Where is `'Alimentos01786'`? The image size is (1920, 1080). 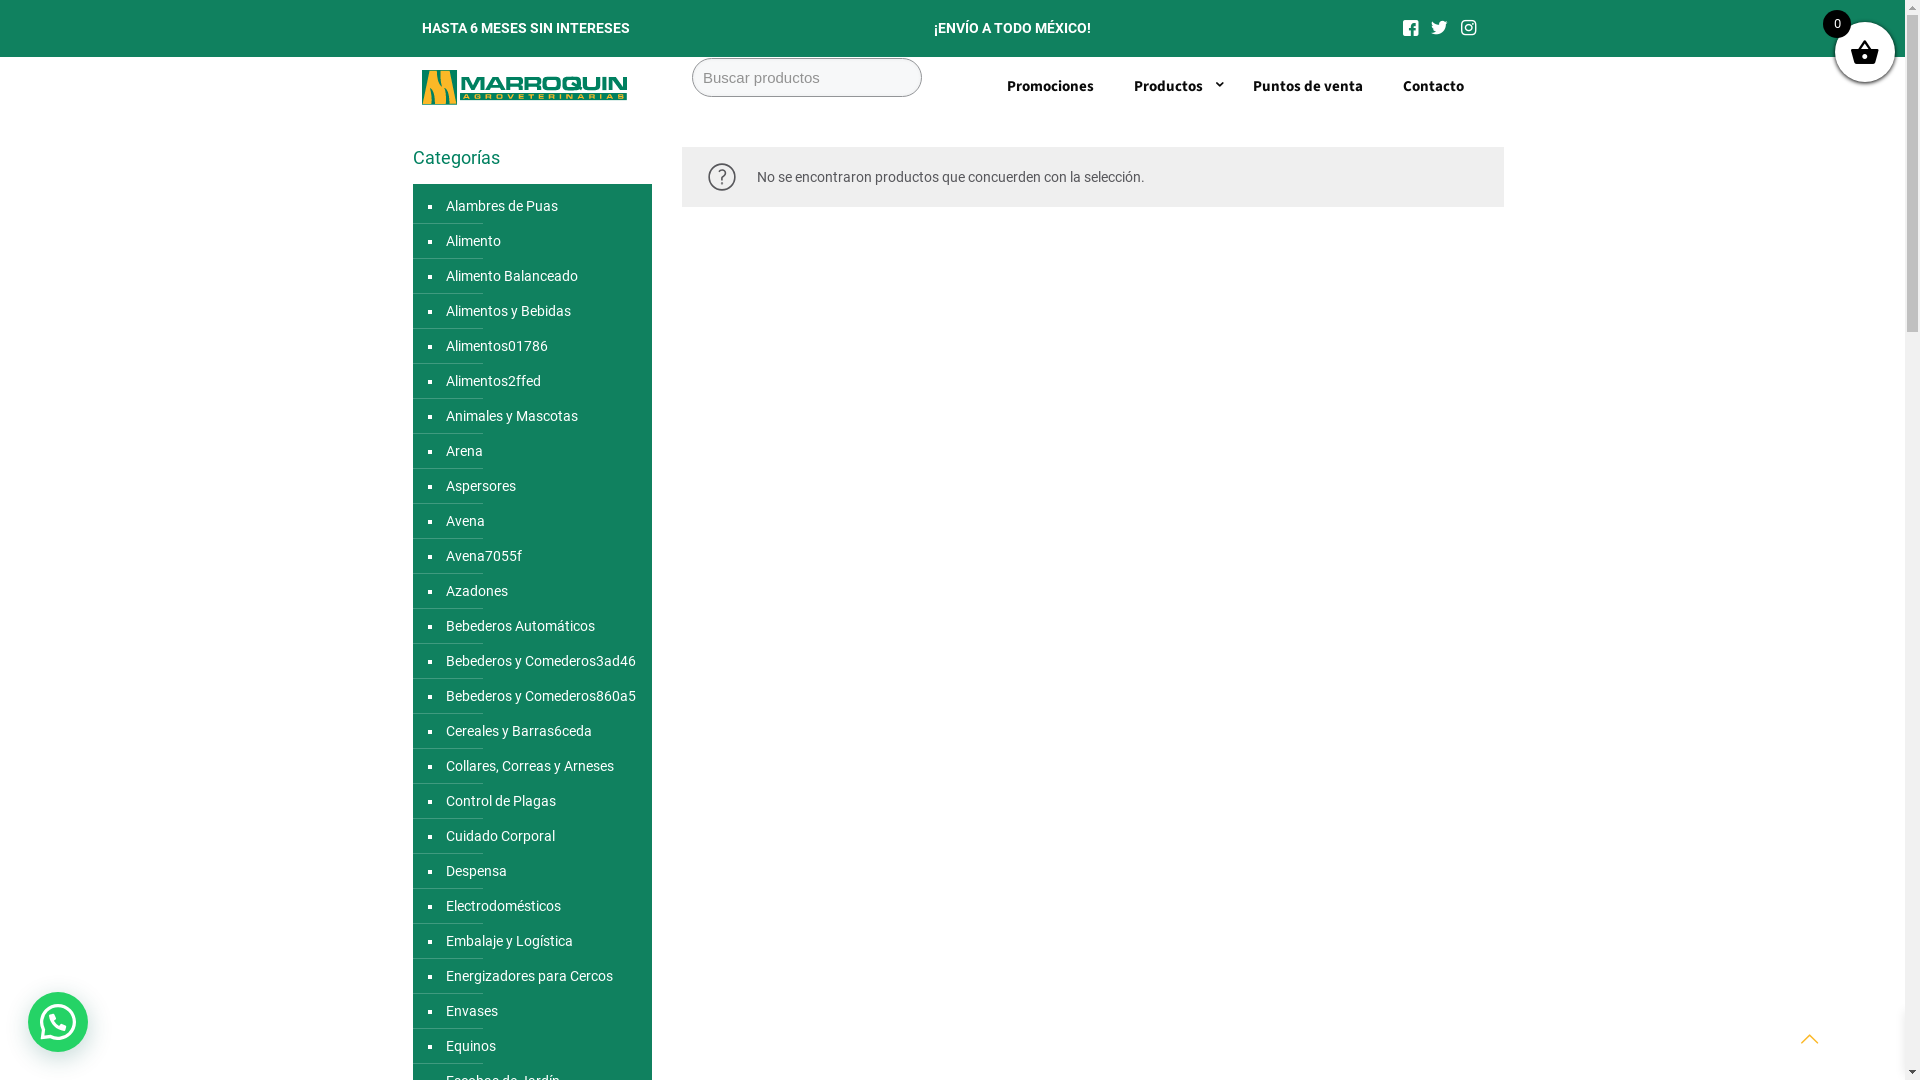 'Alimentos01786' is located at coordinates (542, 345).